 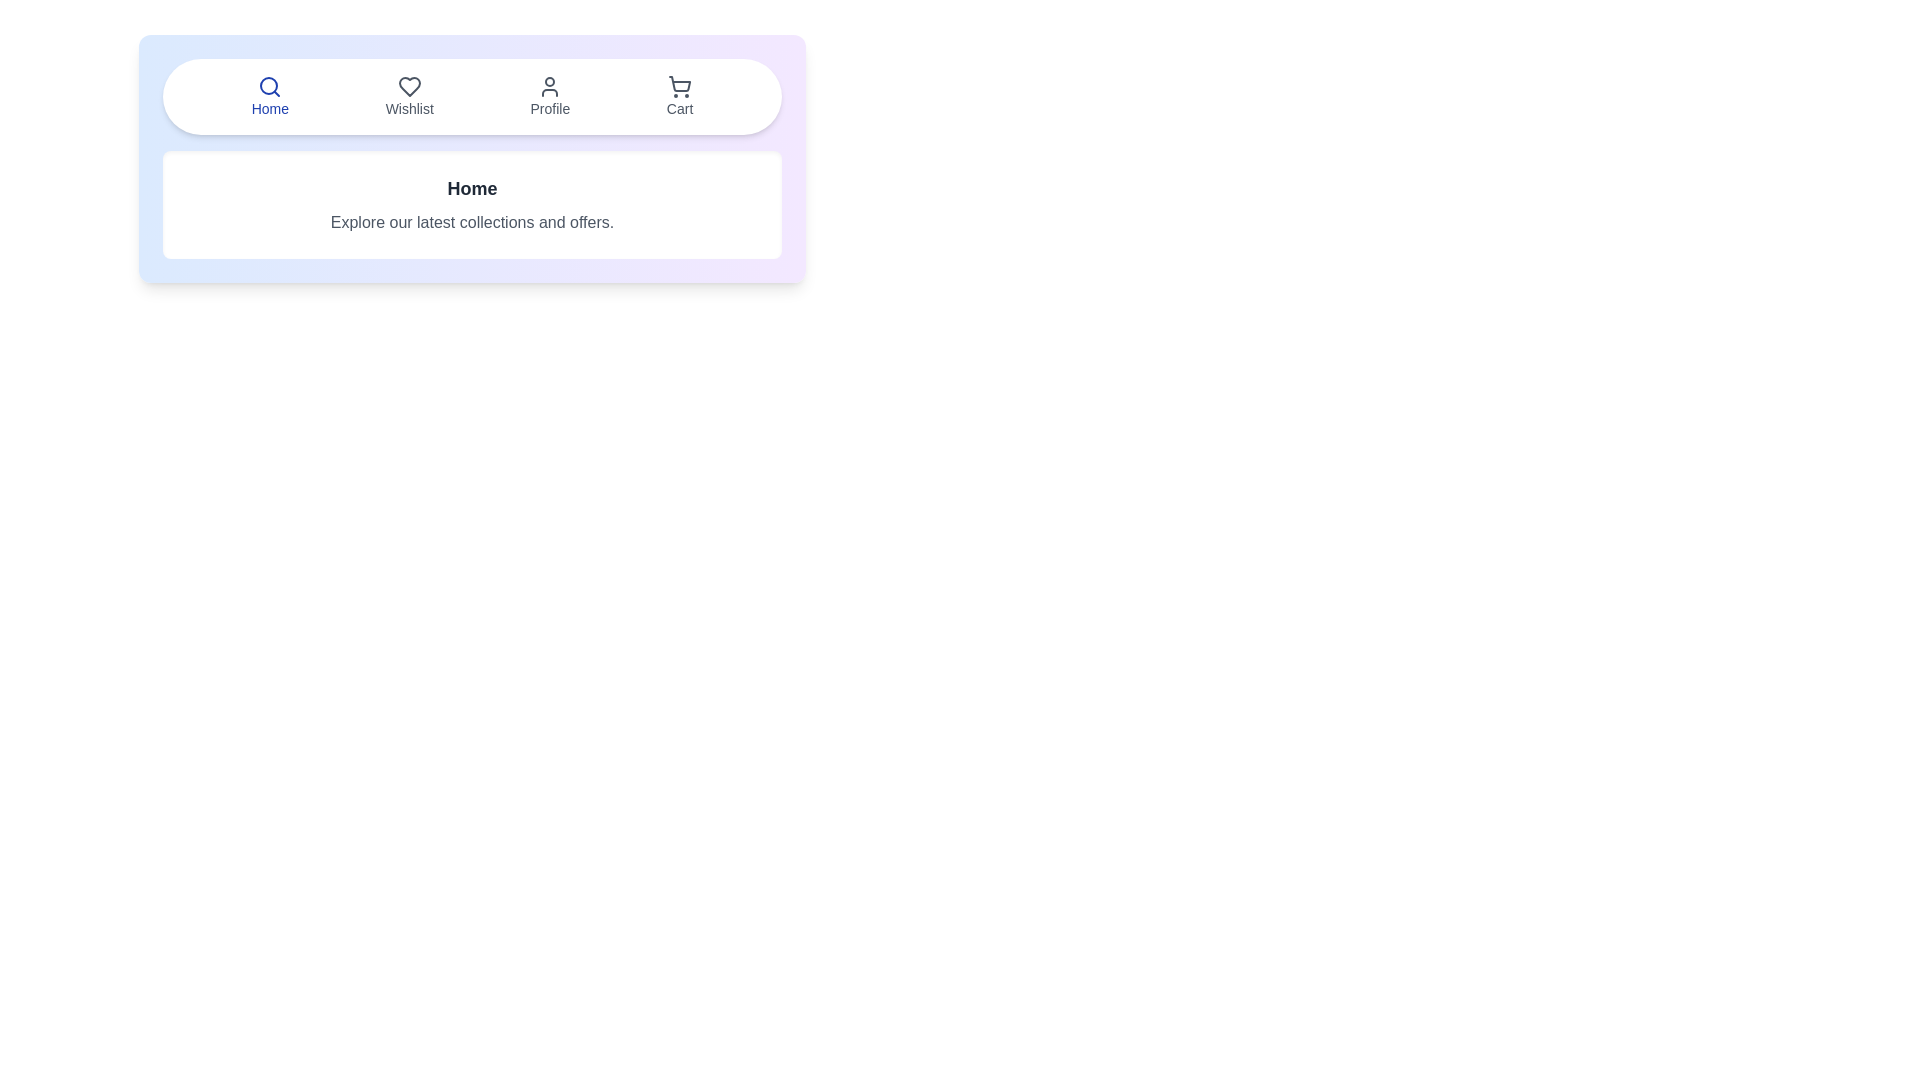 What do you see at coordinates (408, 96) in the screenshot?
I see `the tab labeled Wishlist to observe the visual effect` at bounding box center [408, 96].